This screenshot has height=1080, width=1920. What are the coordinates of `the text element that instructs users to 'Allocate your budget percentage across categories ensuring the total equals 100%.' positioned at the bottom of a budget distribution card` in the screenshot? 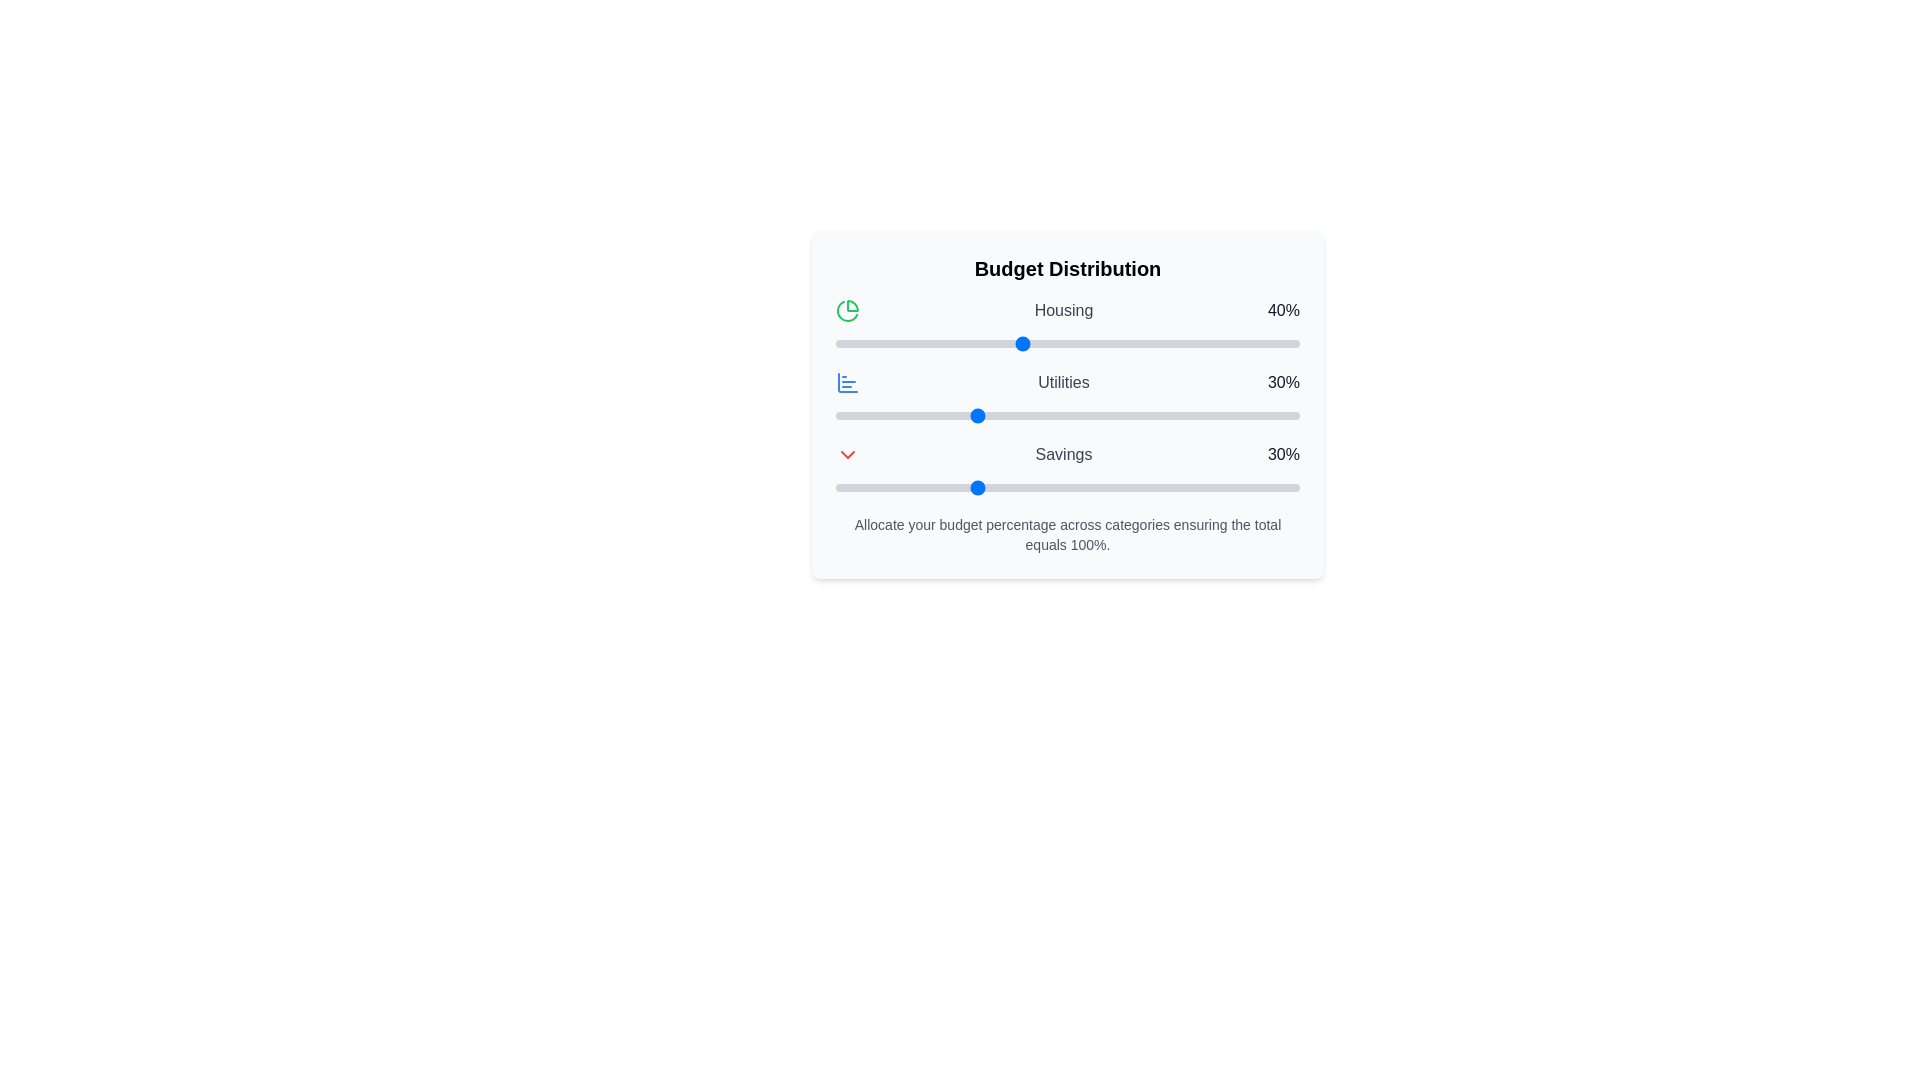 It's located at (1067, 534).